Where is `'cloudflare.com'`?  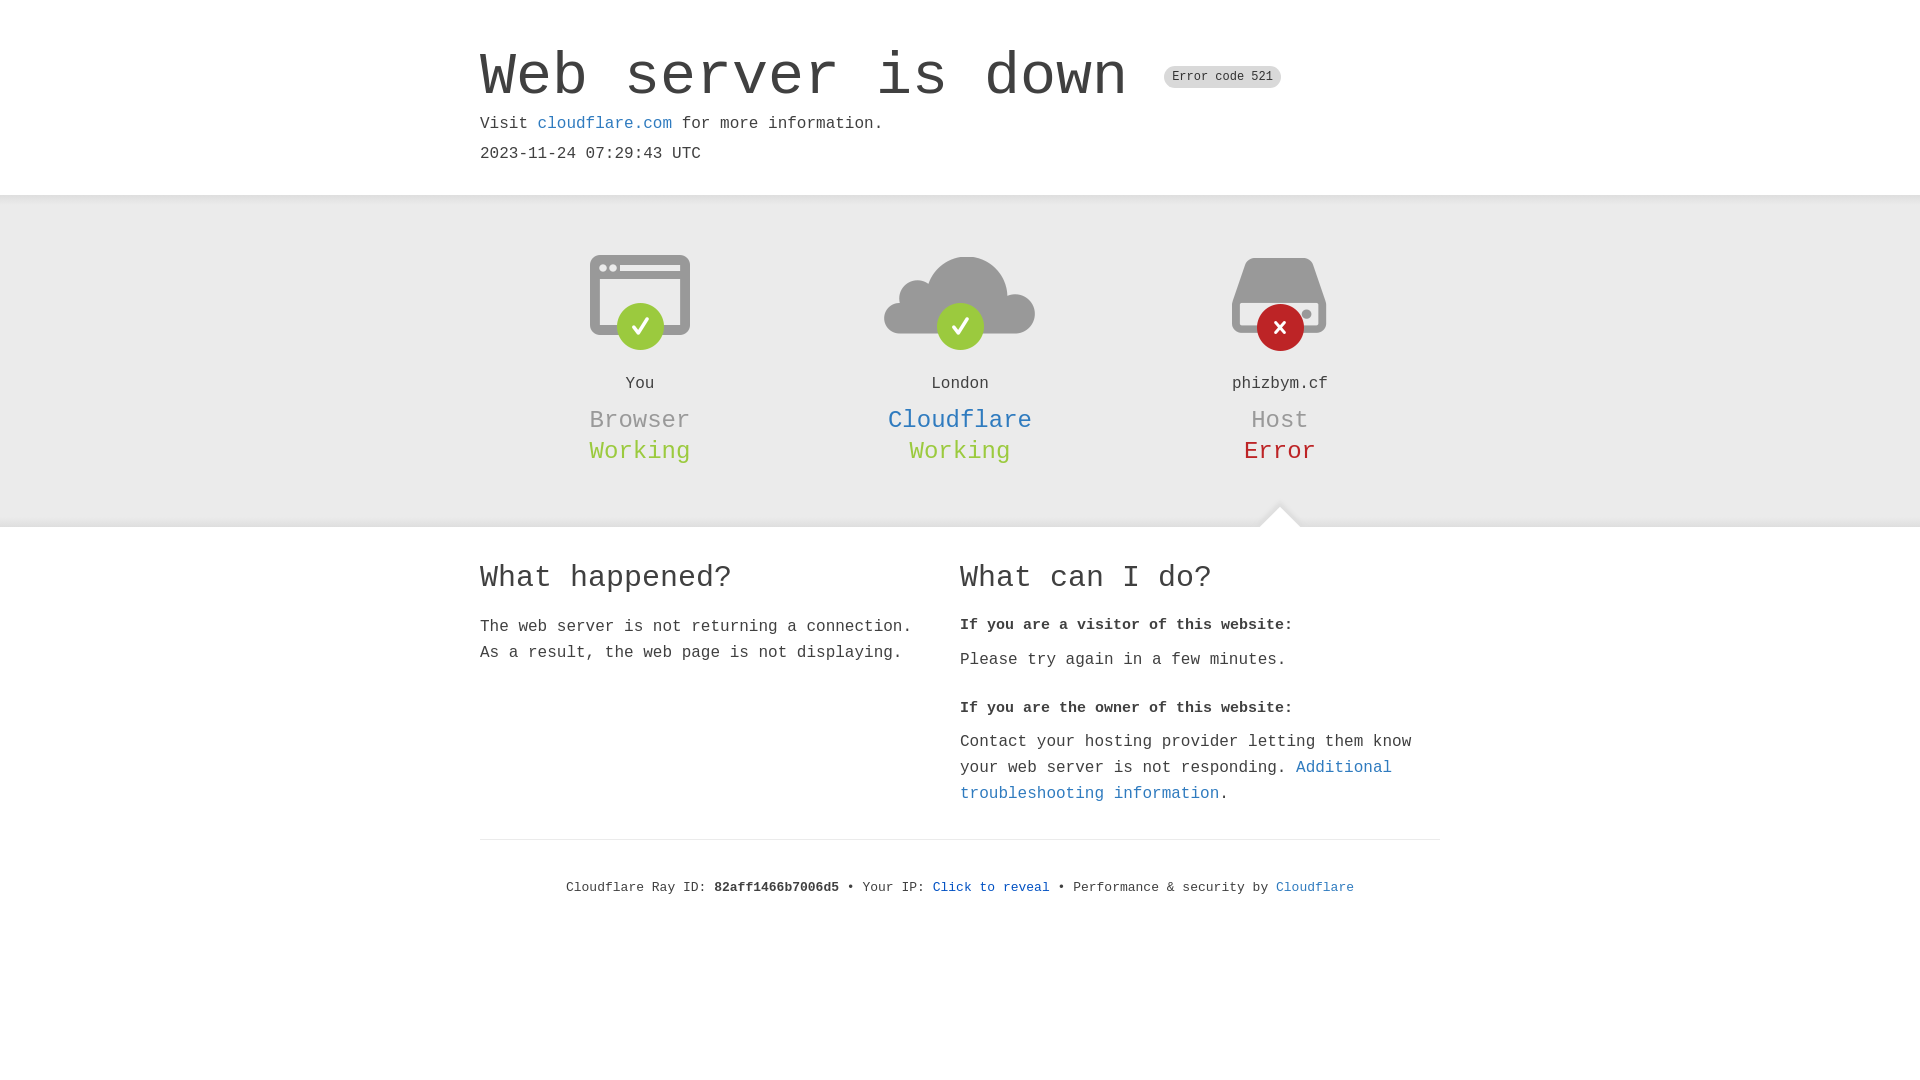
'cloudflare.com' is located at coordinates (603, 123).